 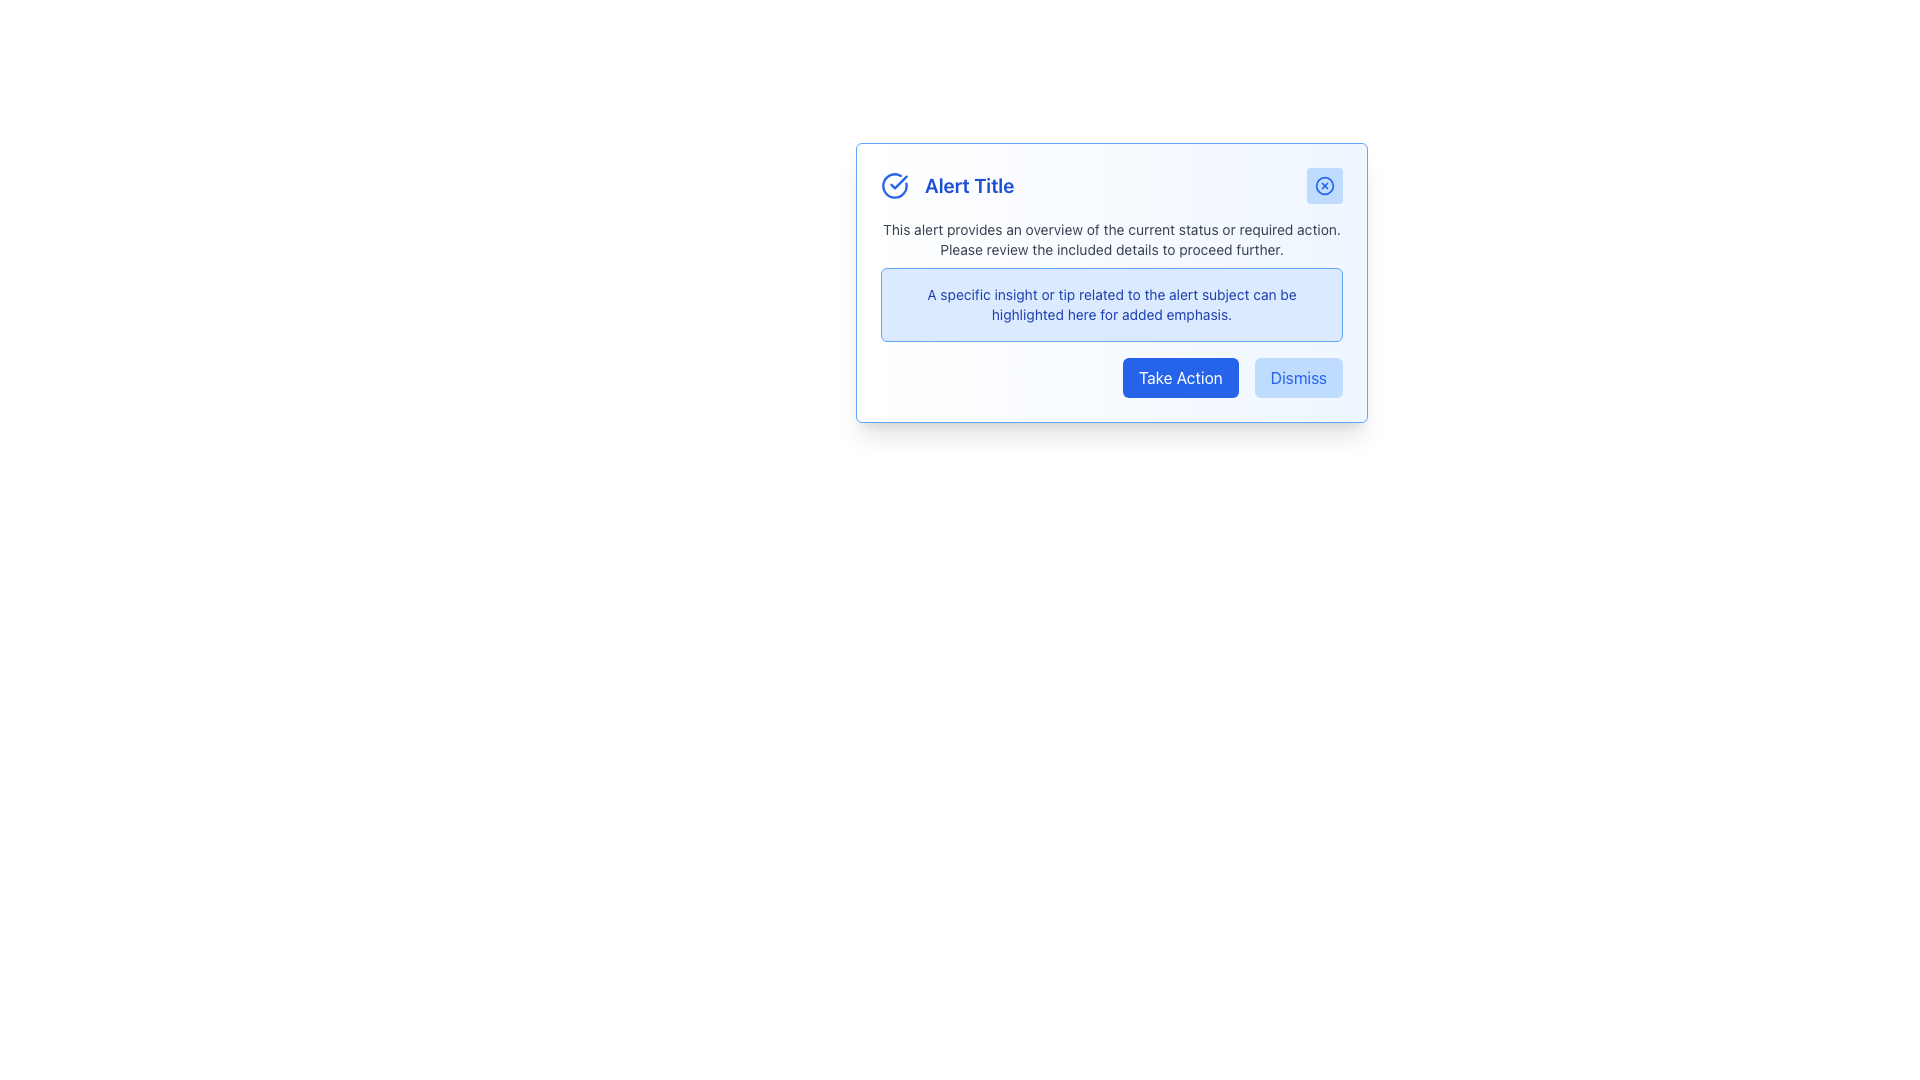 I want to click on the 'Take Action' button, which is a rectangular button with white text on a blue background, located in the bottom right of the alert box, so click(x=1180, y=378).